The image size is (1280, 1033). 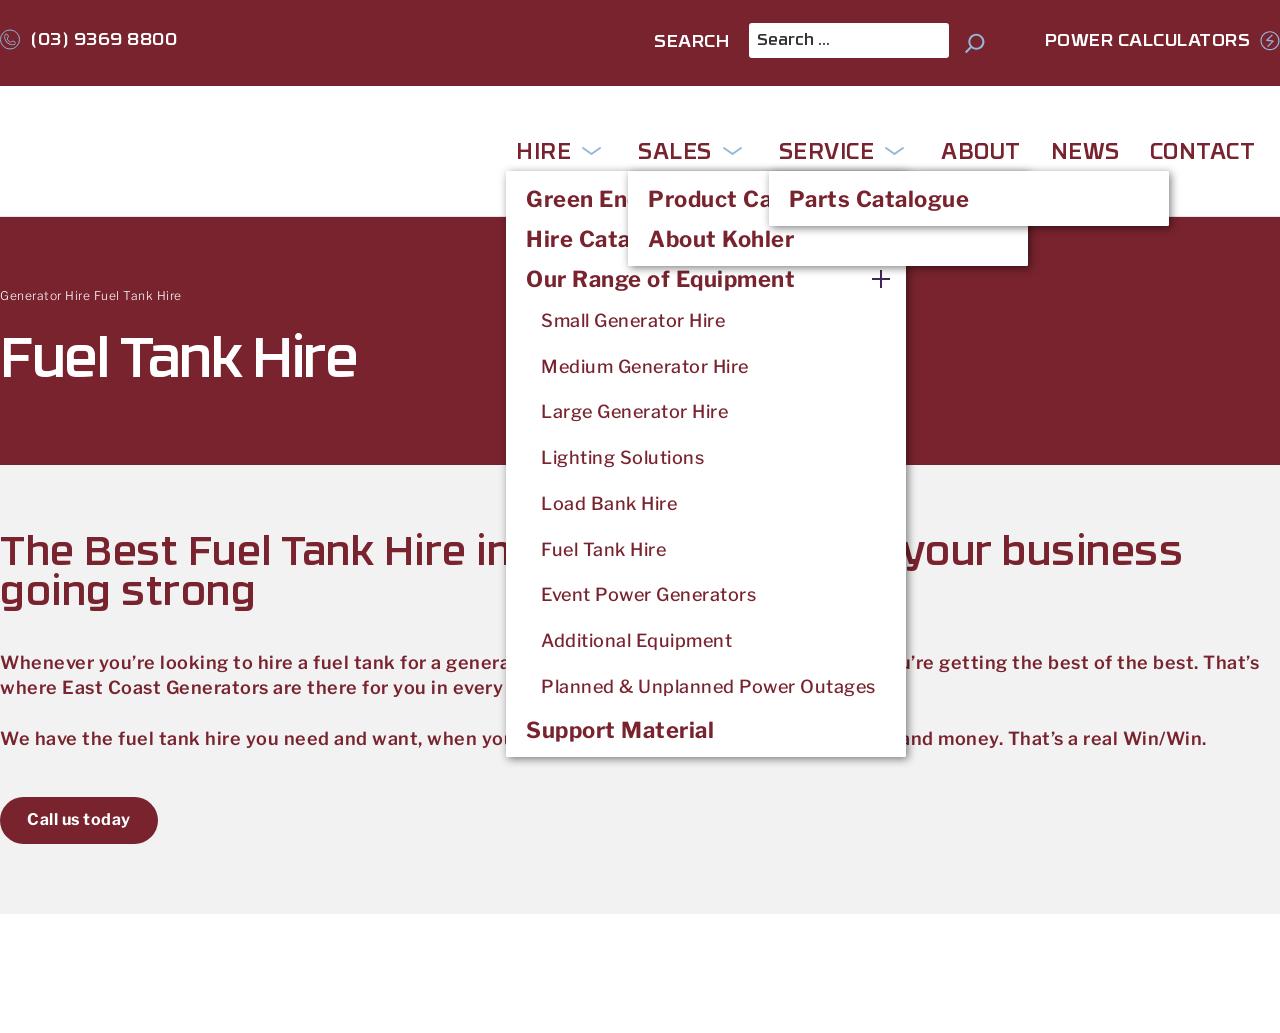 I want to click on 'Product Catalogue', so click(x=751, y=197).